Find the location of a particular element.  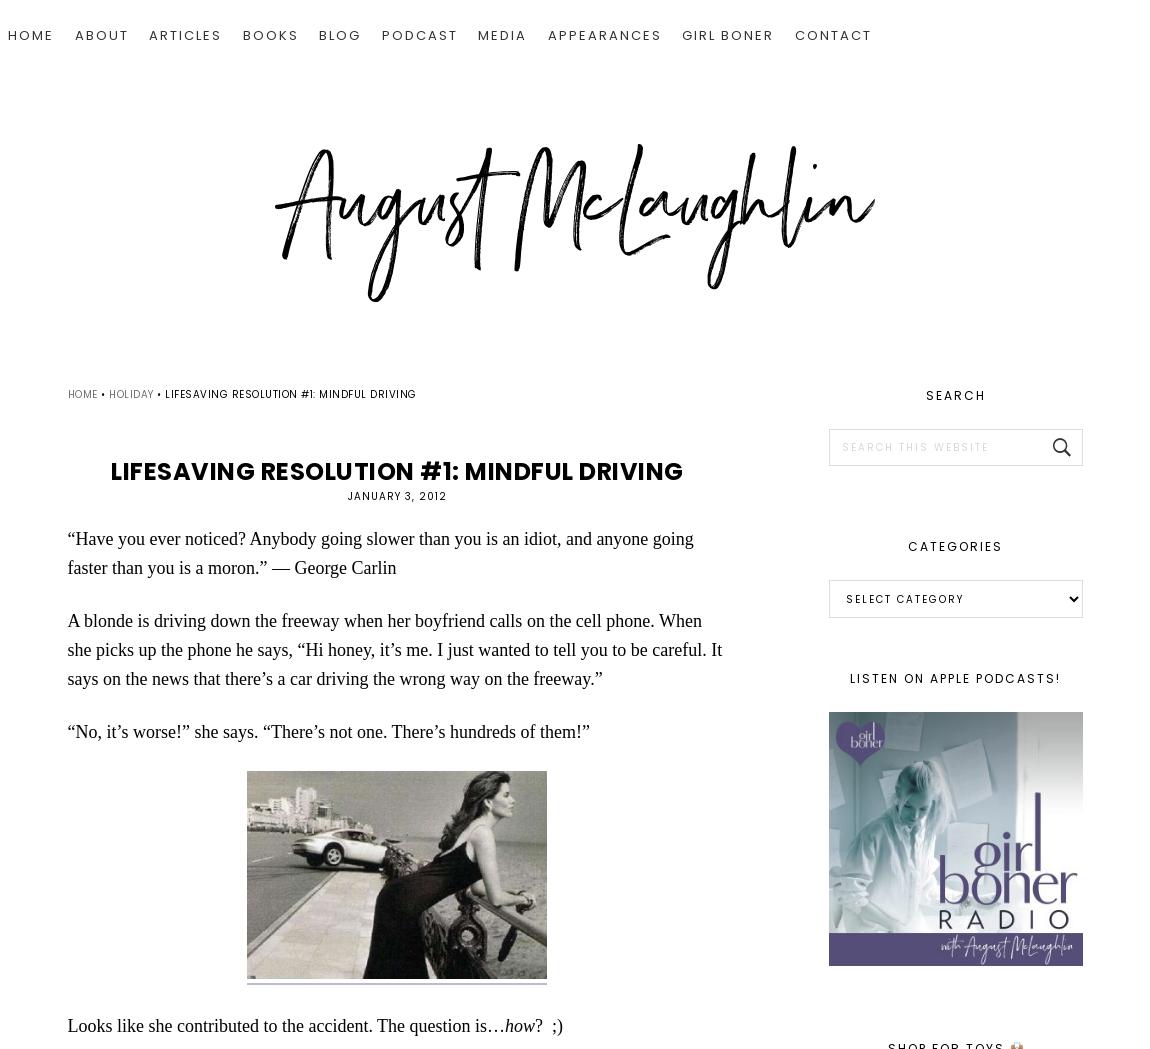

'ABOUT' is located at coordinates (72, 34).